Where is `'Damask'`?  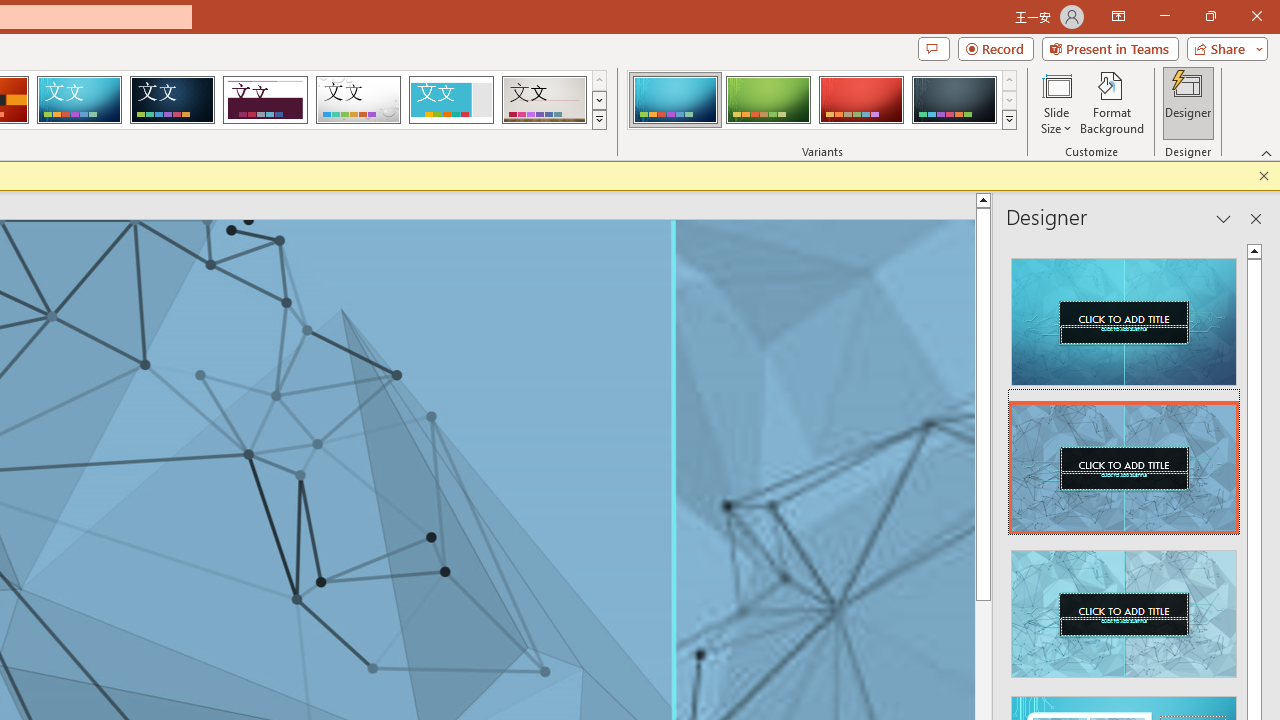
'Damask' is located at coordinates (172, 100).